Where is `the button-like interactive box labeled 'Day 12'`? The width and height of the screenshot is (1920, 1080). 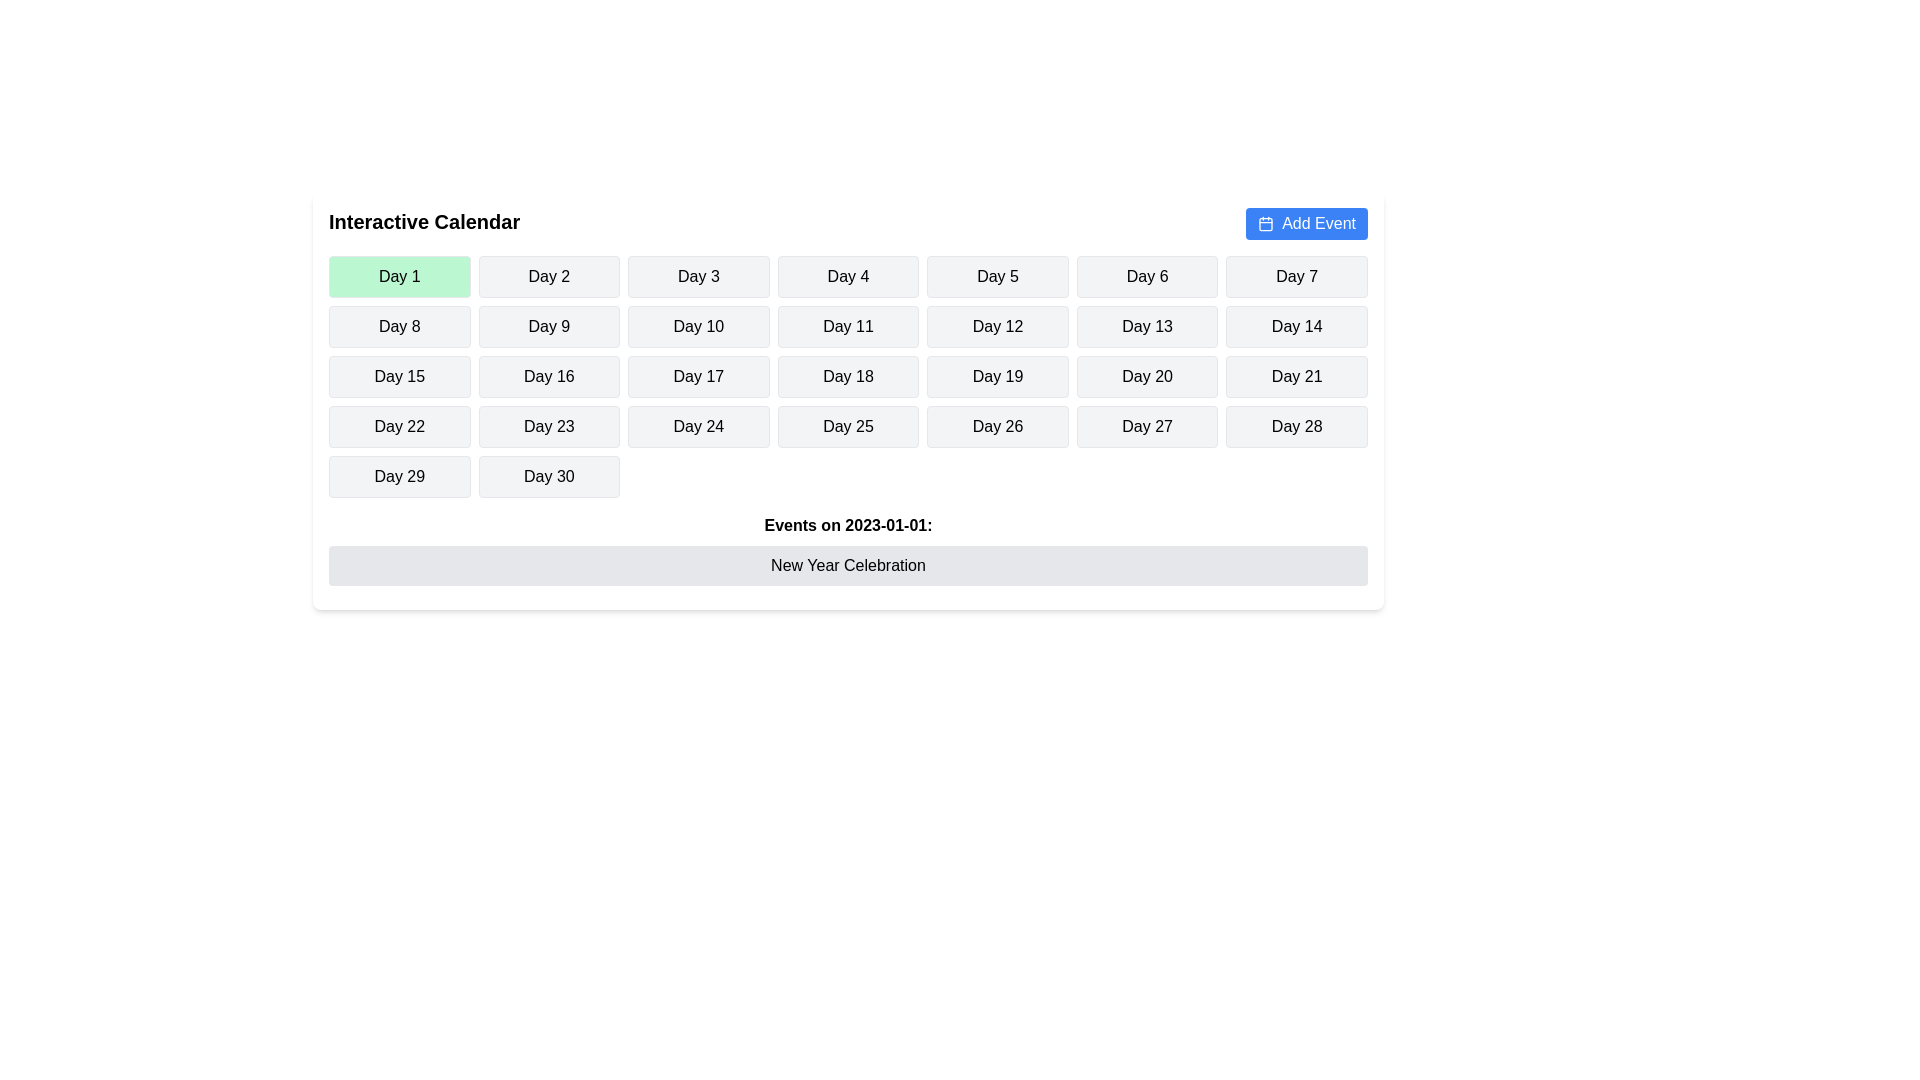
the button-like interactive box labeled 'Day 12' is located at coordinates (998, 326).